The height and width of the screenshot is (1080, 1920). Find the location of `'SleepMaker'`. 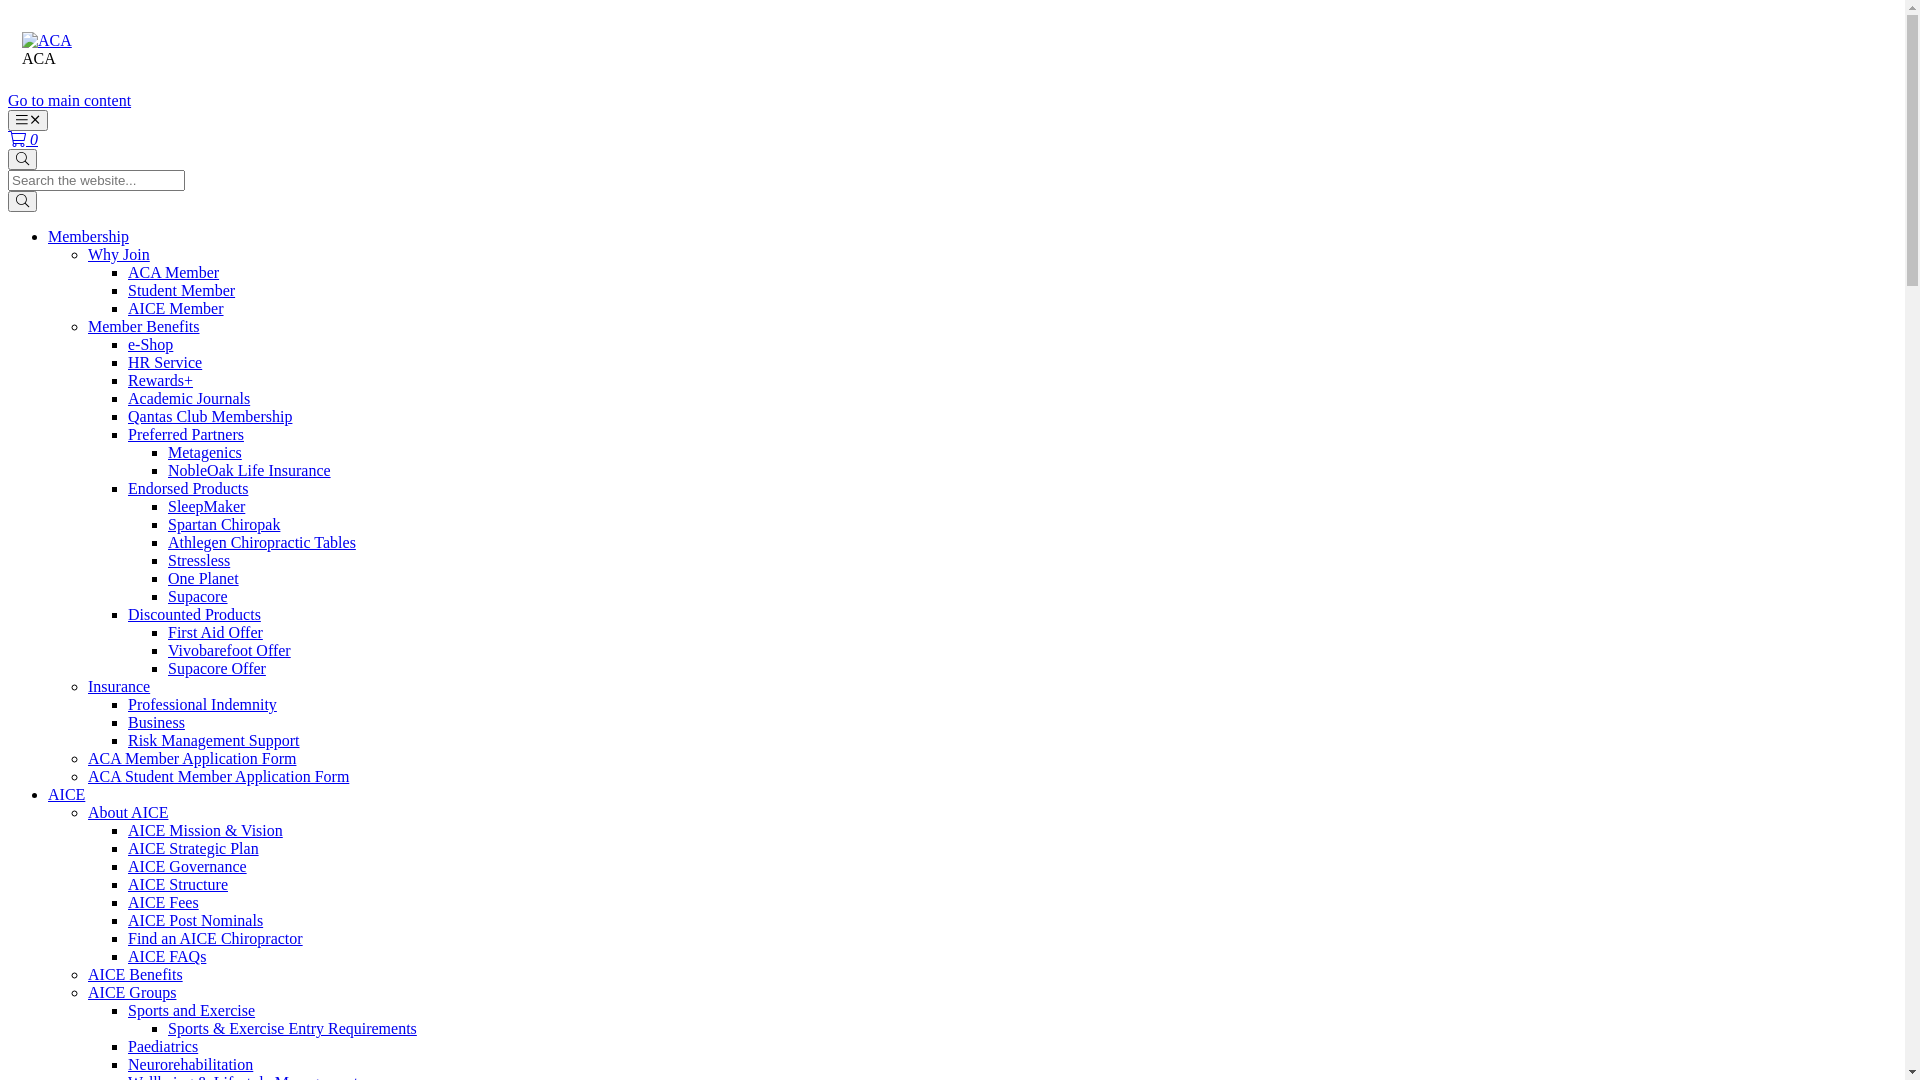

'SleepMaker' is located at coordinates (206, 505).